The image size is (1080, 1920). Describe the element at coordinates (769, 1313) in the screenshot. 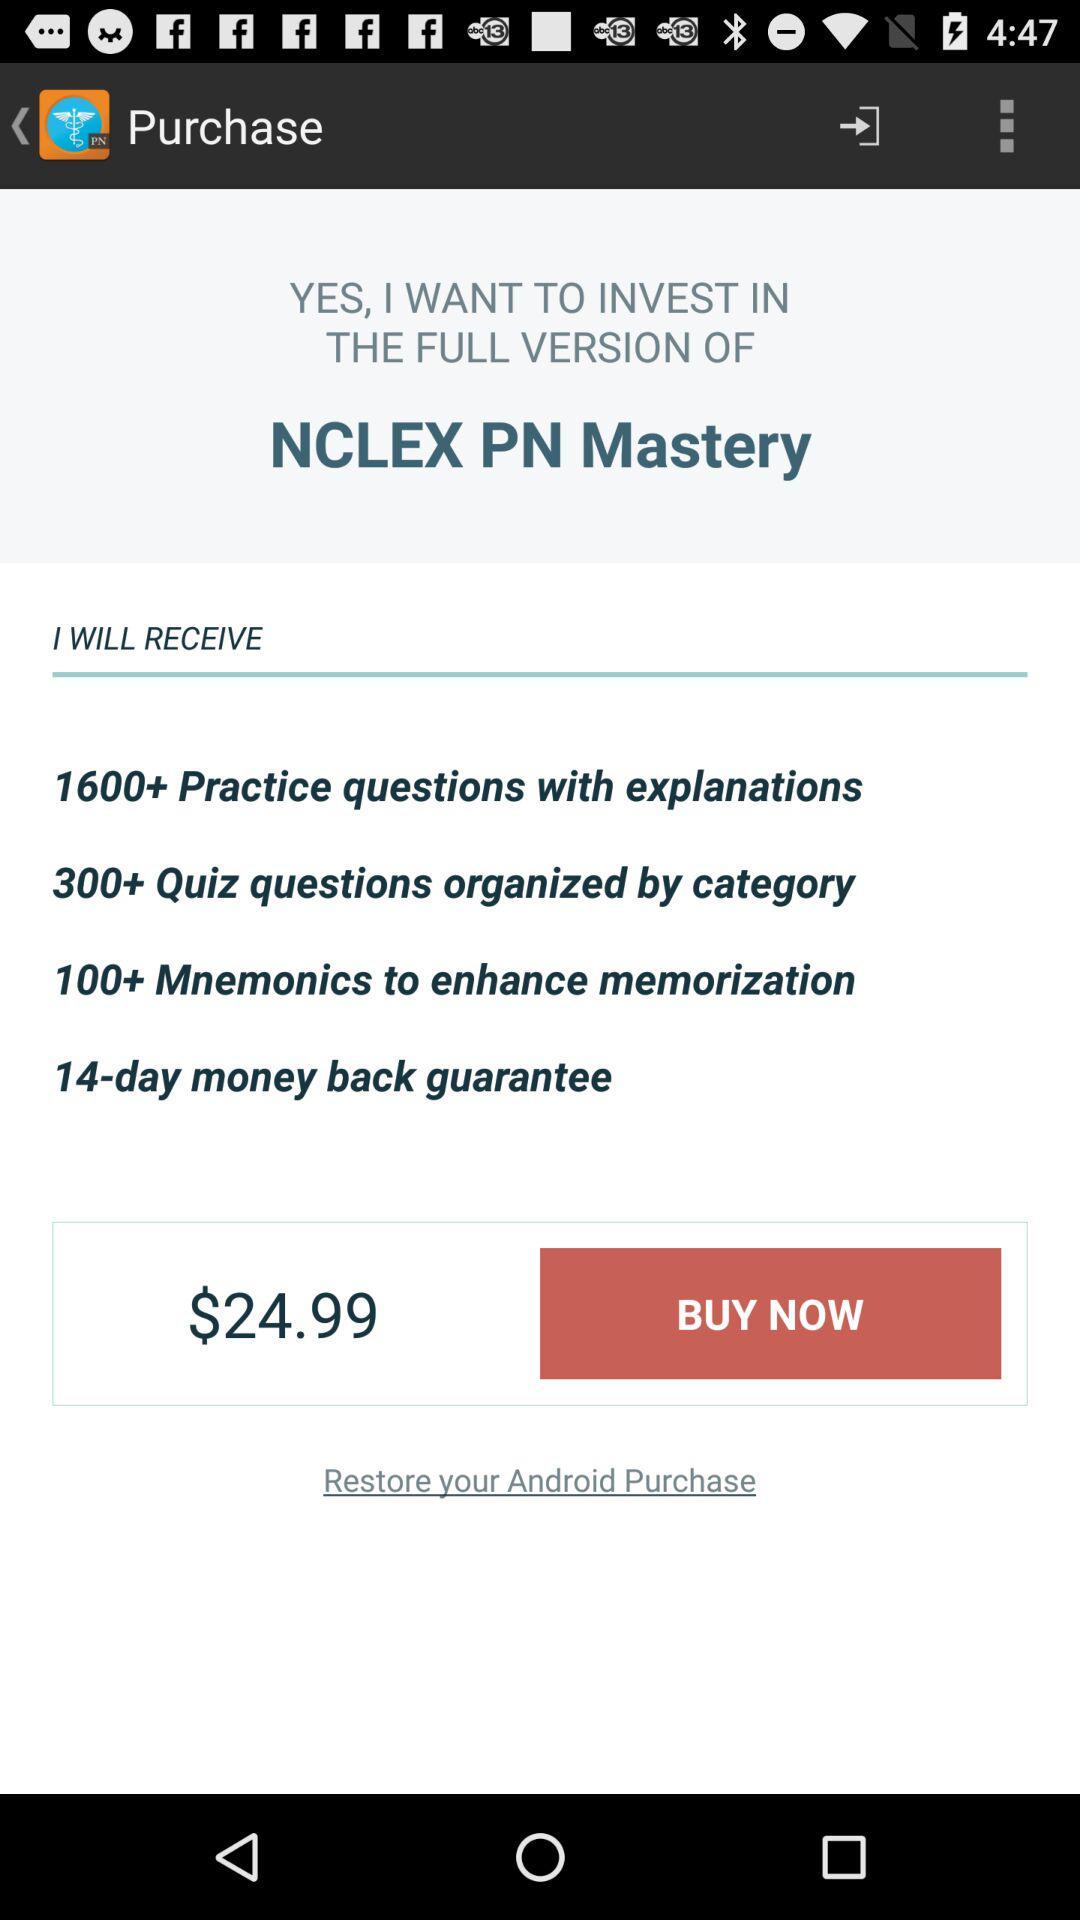

I see `item at the bottom right corner` at that location.